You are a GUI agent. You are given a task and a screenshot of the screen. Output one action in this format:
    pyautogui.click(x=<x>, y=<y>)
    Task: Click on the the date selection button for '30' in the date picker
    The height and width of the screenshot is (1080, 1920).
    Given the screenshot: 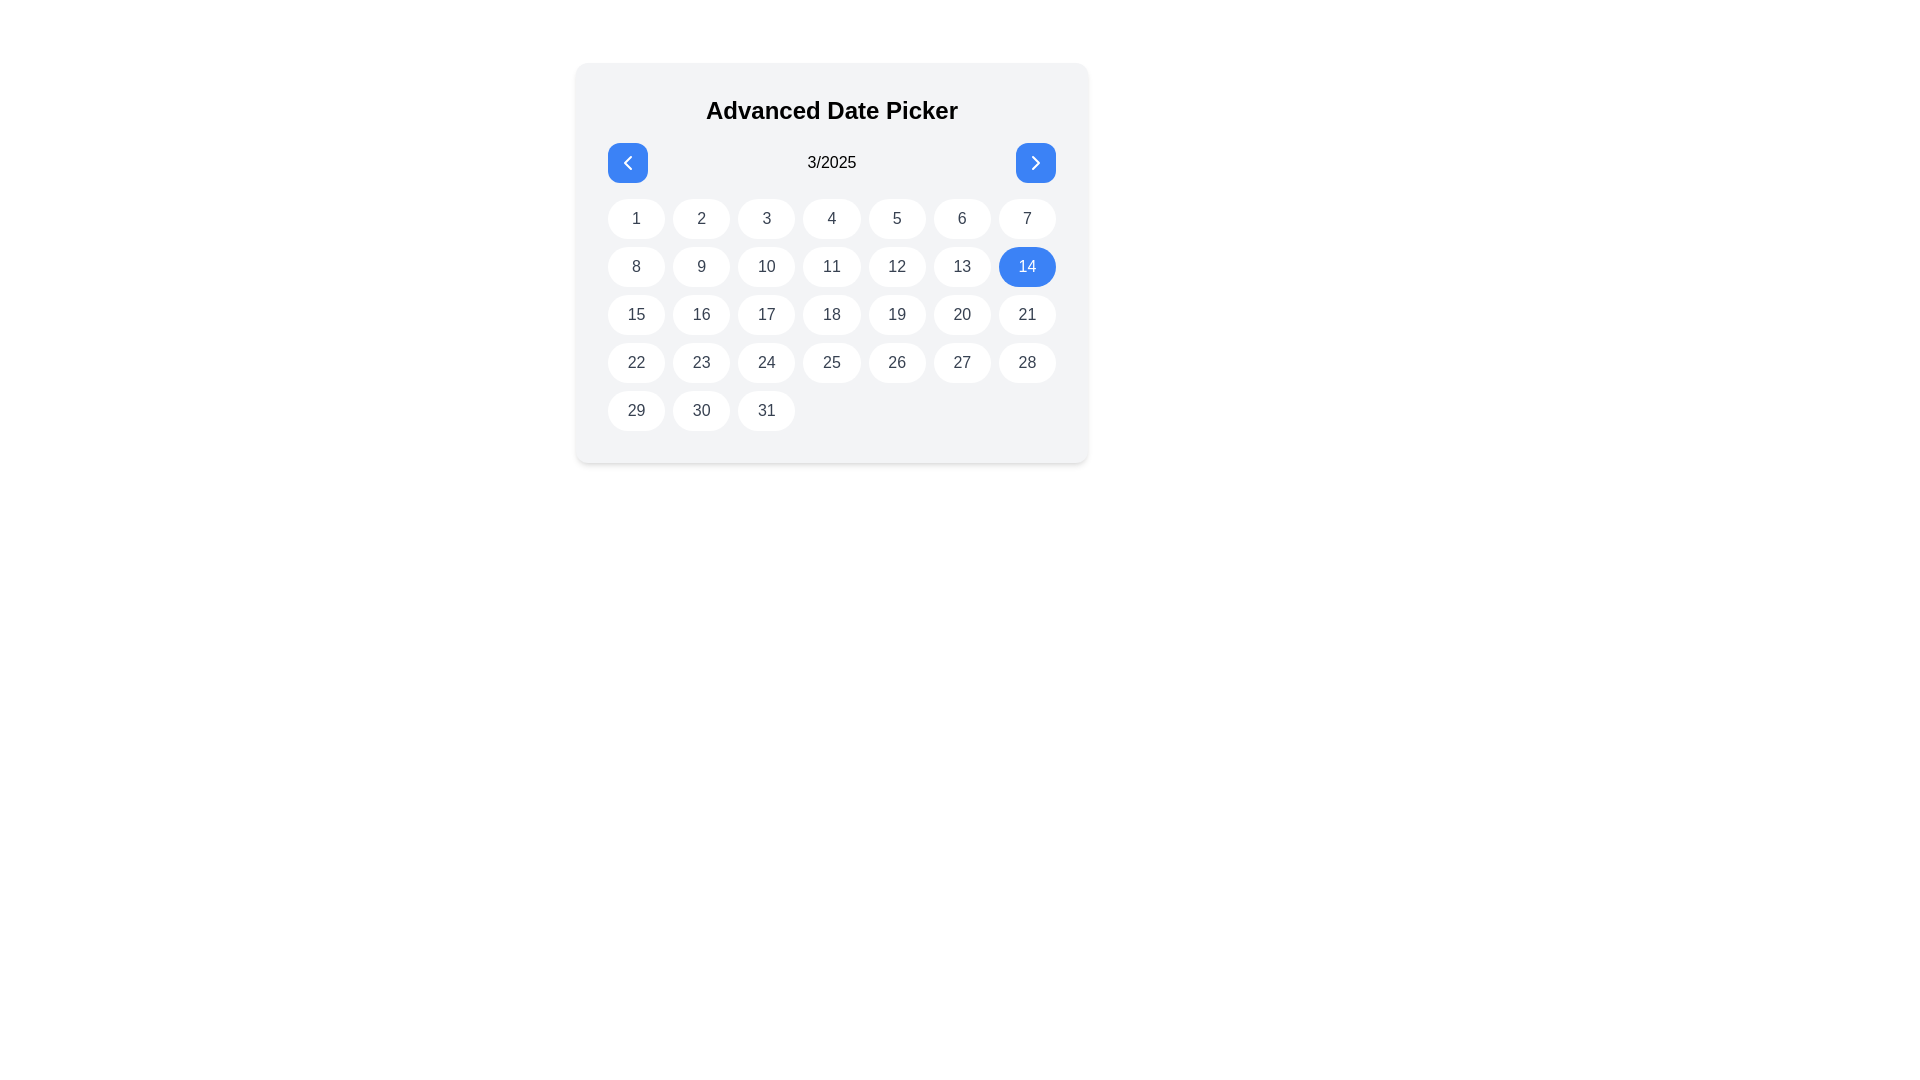 What is the action you would take?
    pyautogui.click(x=701, y=410)
    